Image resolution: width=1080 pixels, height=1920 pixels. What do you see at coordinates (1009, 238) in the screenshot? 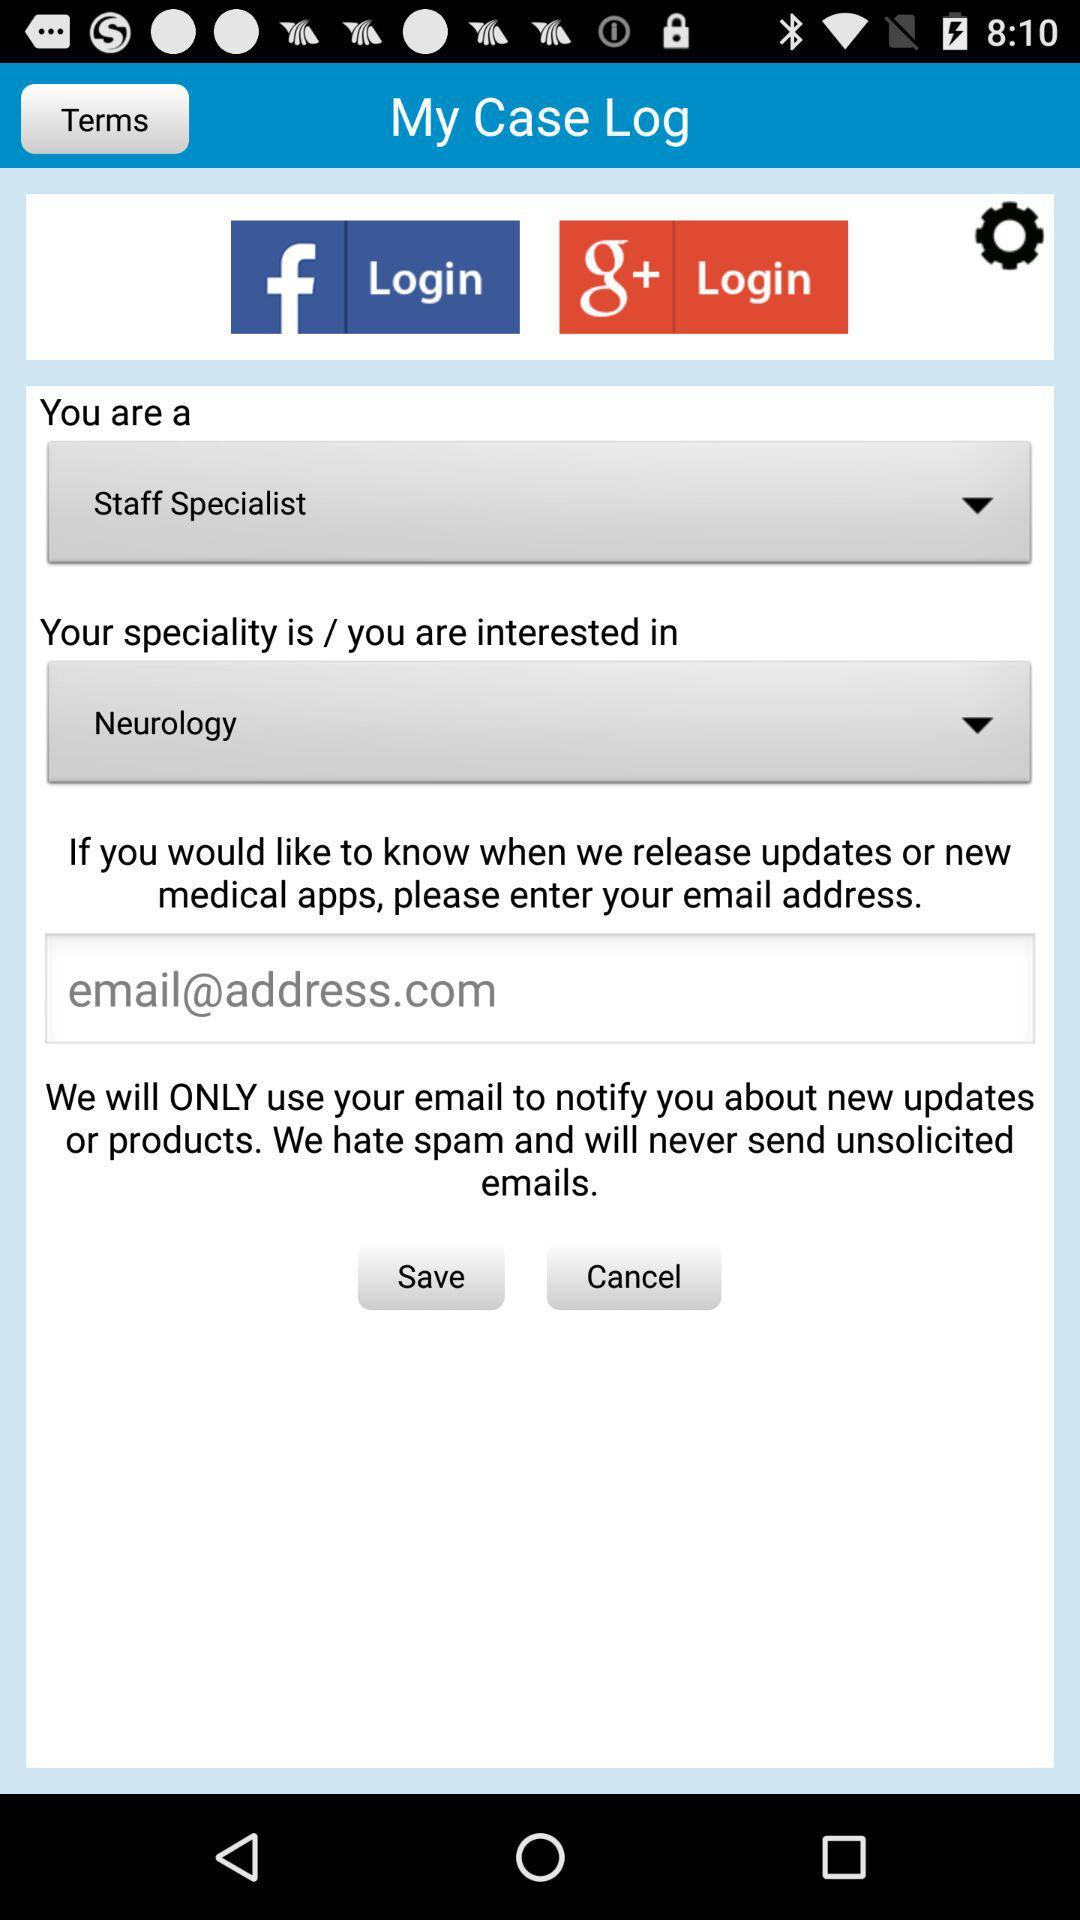
I see `settings` at bounding box center [1009, 238].